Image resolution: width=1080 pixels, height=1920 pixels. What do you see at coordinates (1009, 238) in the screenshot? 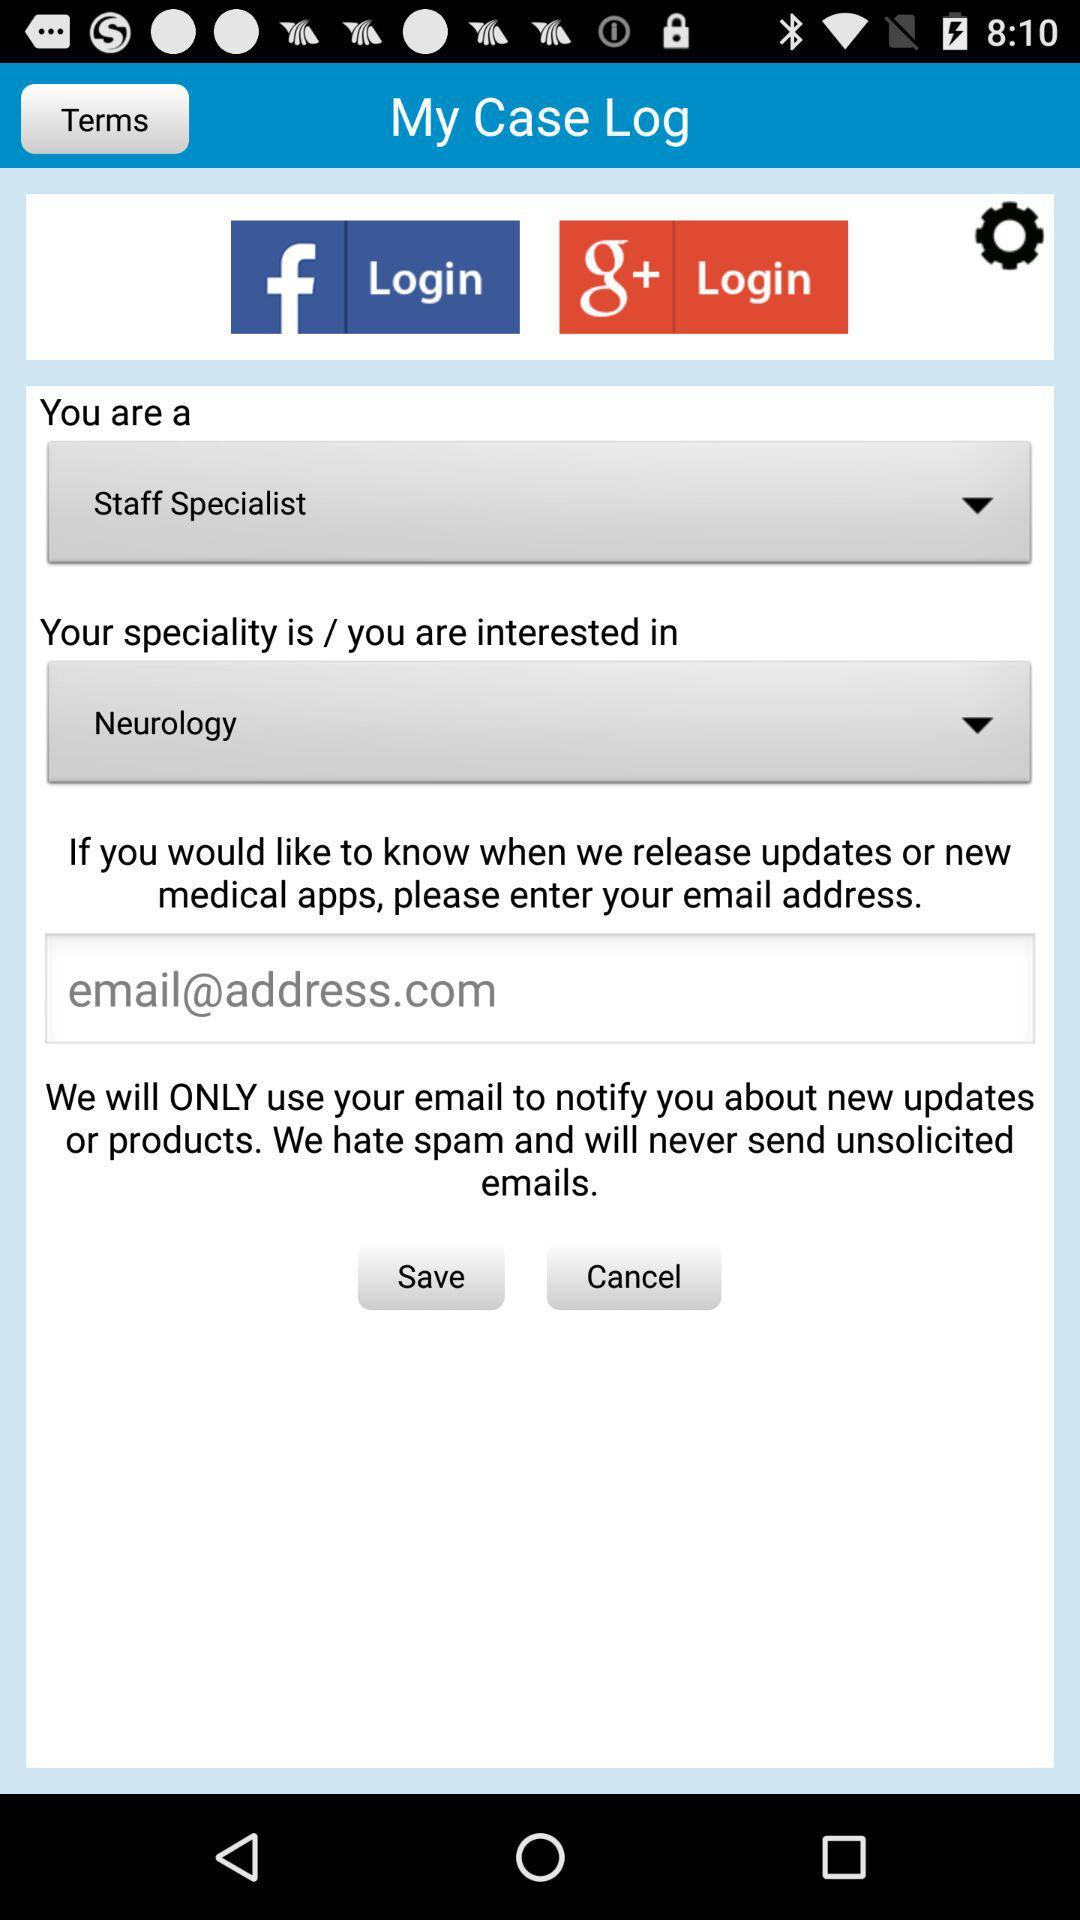
I see `settings` at bounding box center [1009, 238].